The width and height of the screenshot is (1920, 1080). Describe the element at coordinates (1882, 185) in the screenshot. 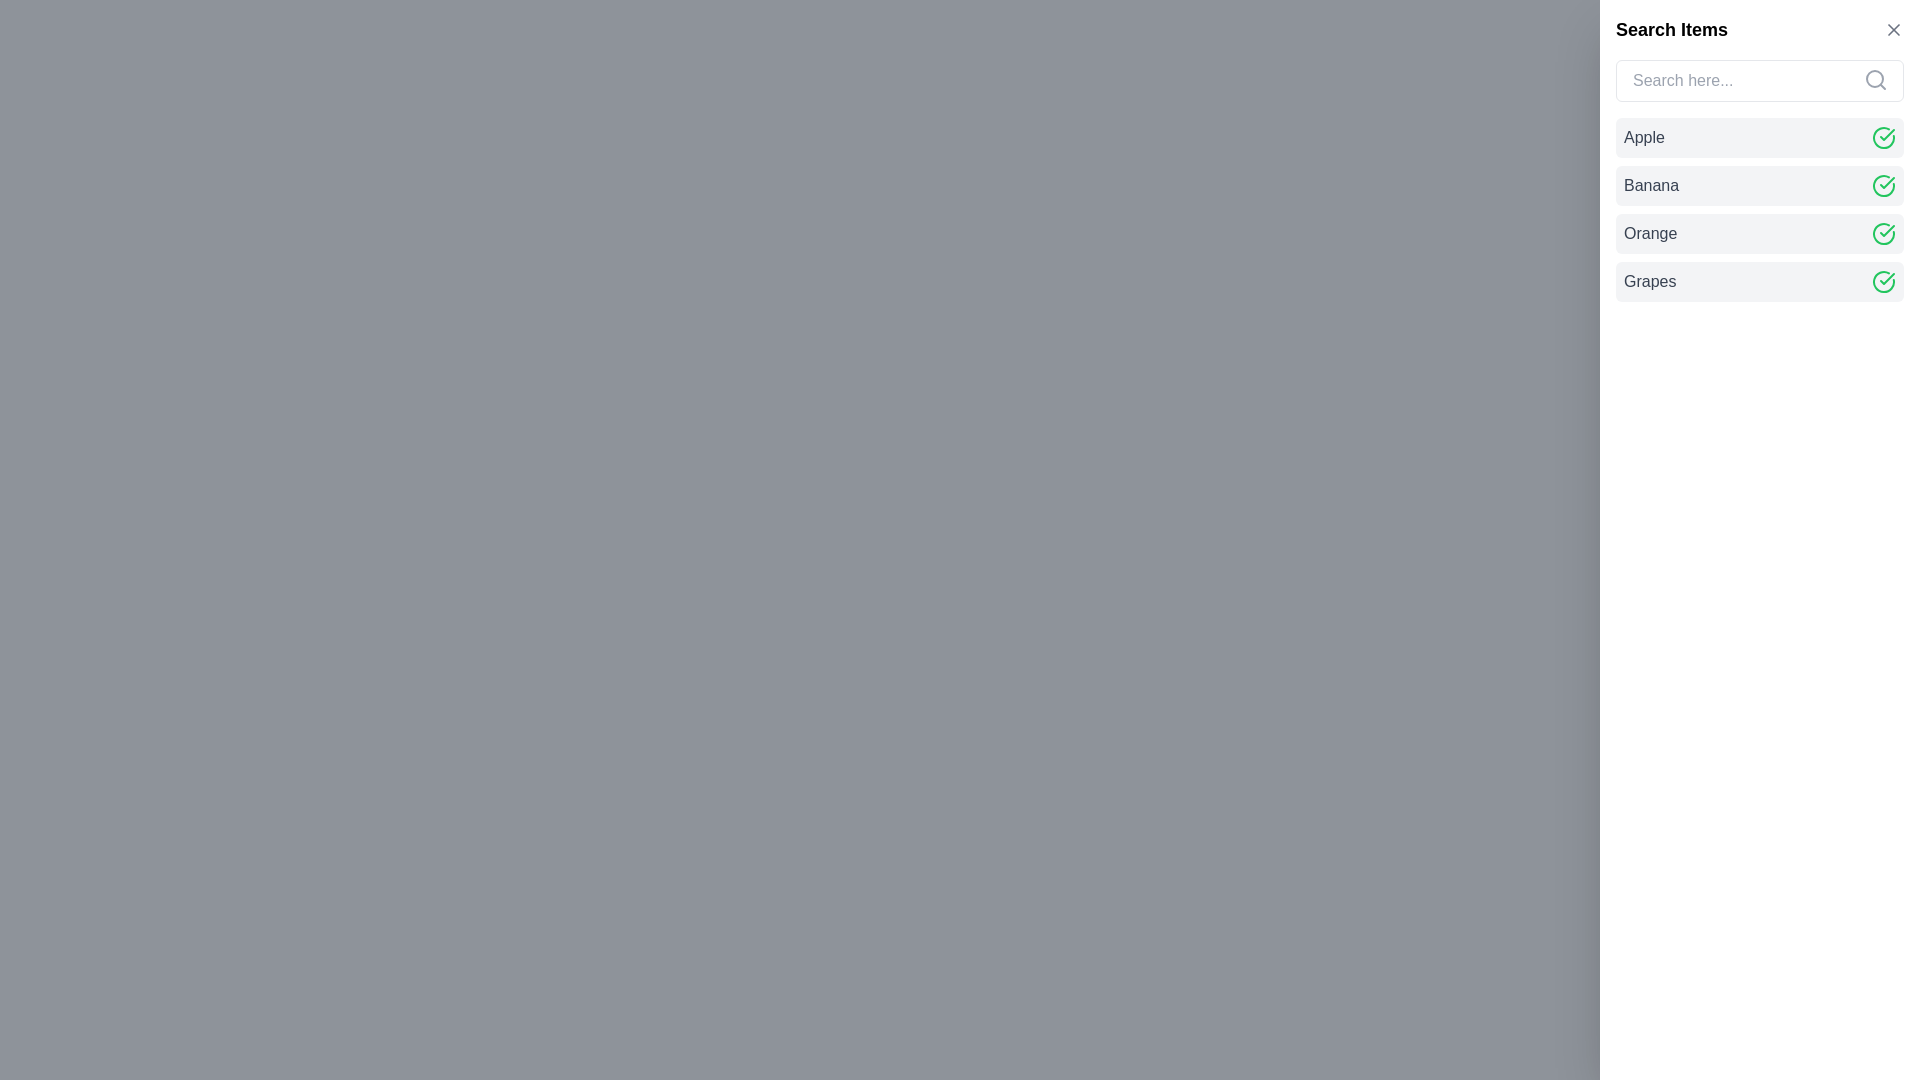

I see `the circular icon with a green outline and checkmark symbol, located to the right of the text 'Banana' in the sidebar's second row` at that location.